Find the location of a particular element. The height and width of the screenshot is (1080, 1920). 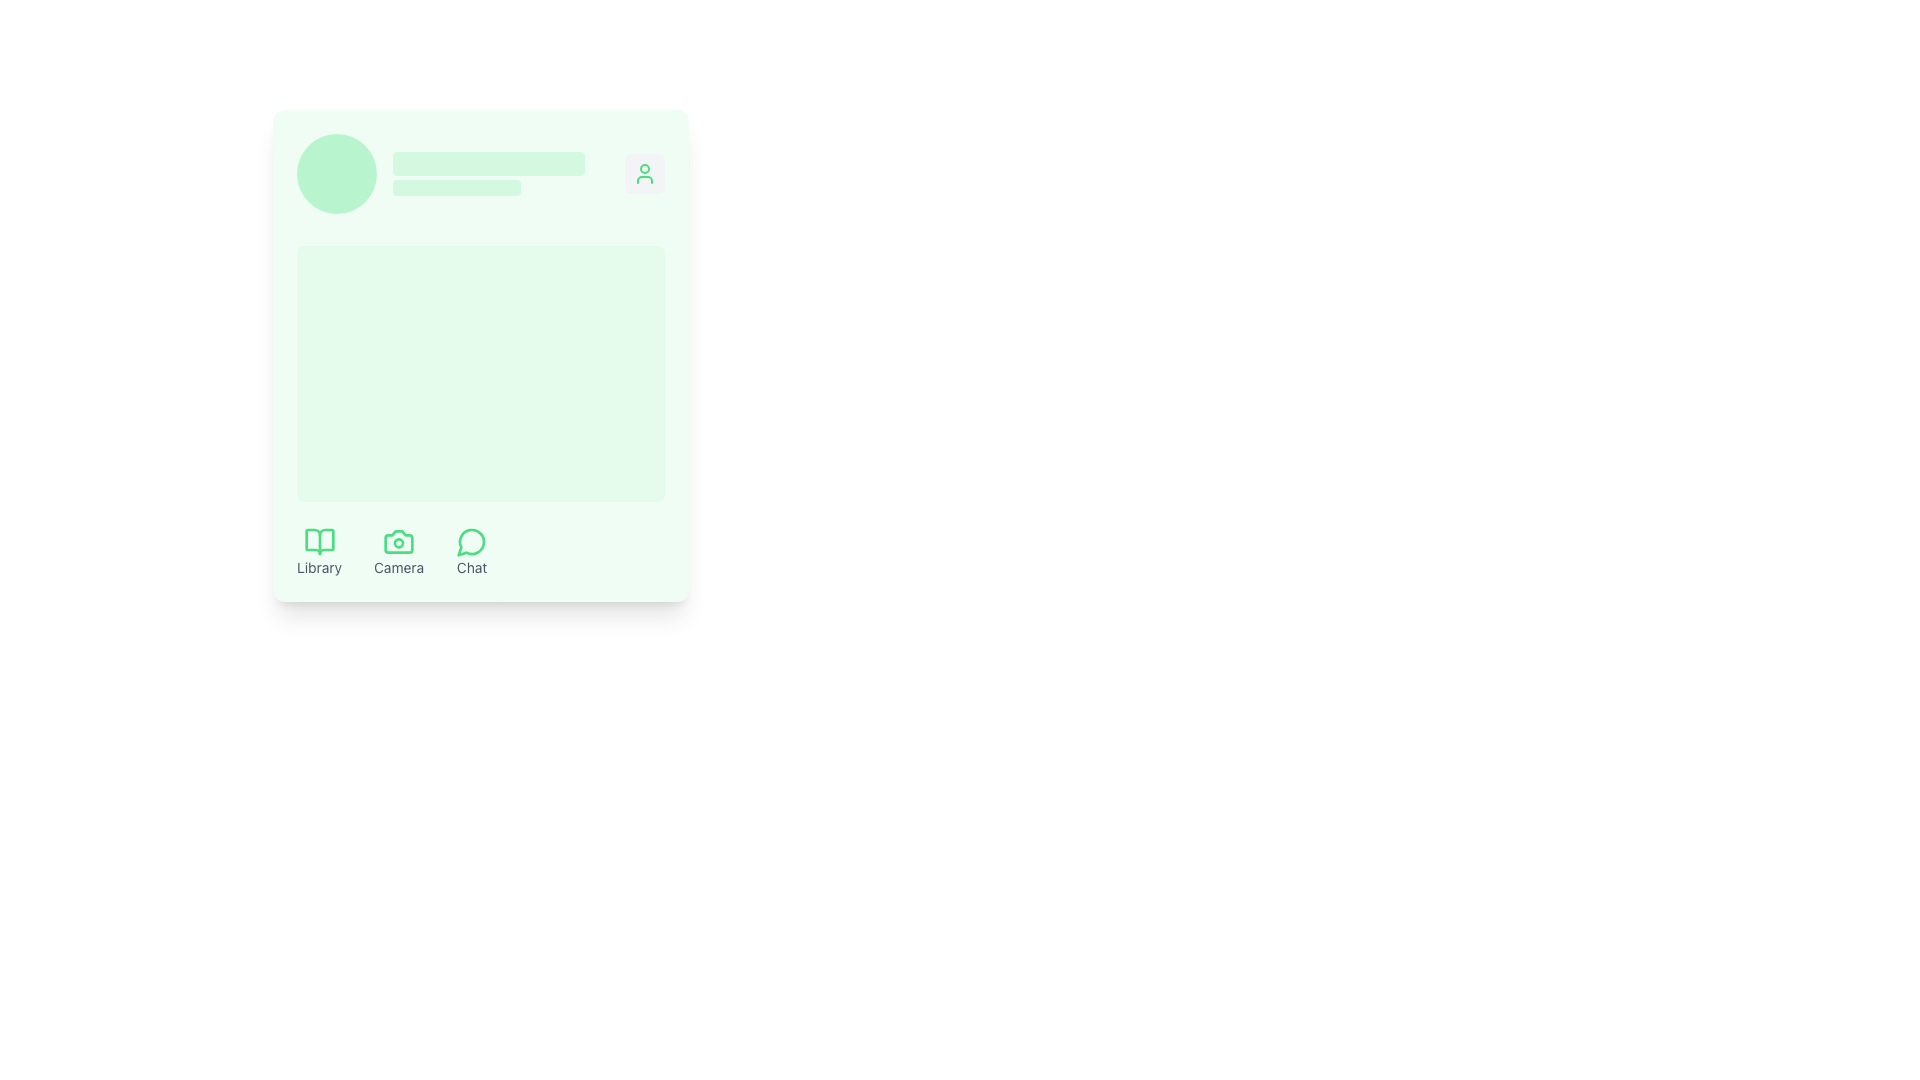

the camera icon, which is the second icon in the bottom navigation bar is located at coordinates (398, 542).